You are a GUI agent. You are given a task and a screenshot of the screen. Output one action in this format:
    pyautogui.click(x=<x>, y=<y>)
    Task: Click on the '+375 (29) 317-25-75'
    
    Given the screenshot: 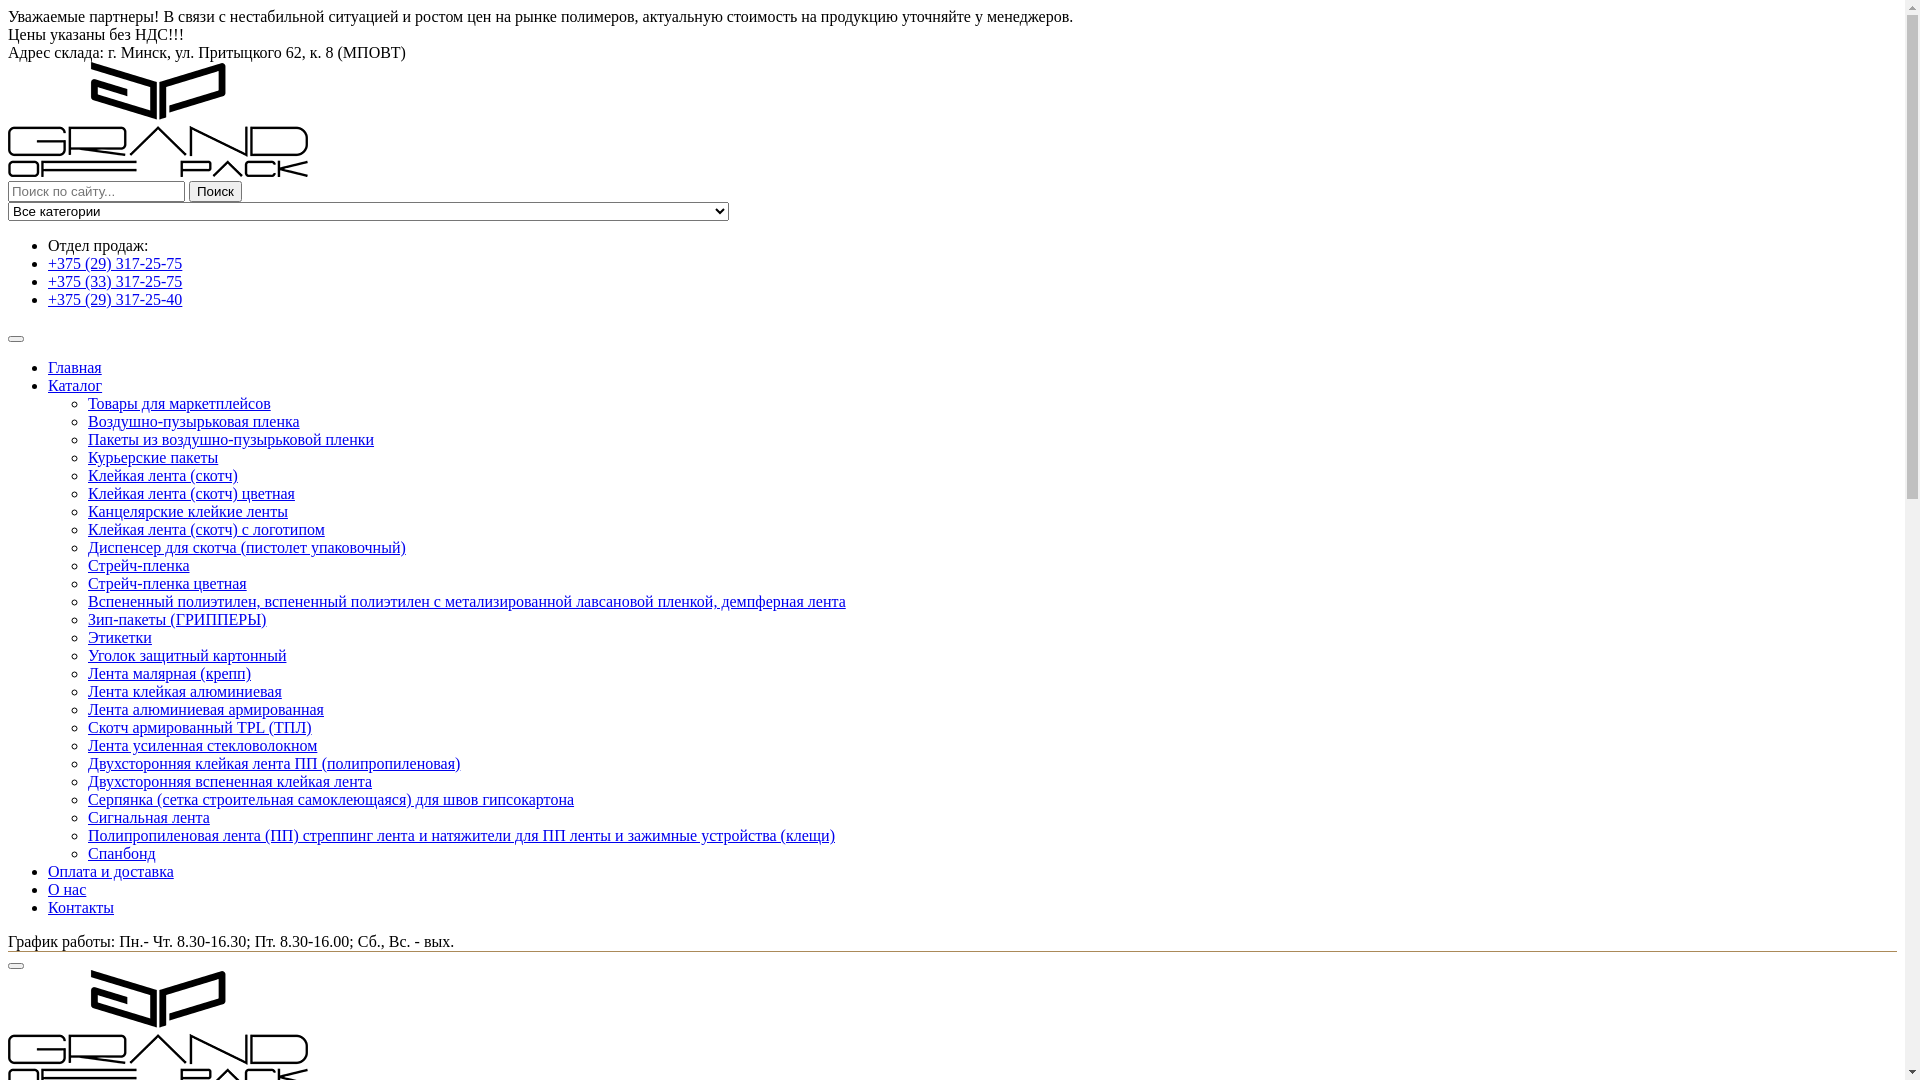 What is the action you would take?
    pyautogui.click(x=48, y=262)
    